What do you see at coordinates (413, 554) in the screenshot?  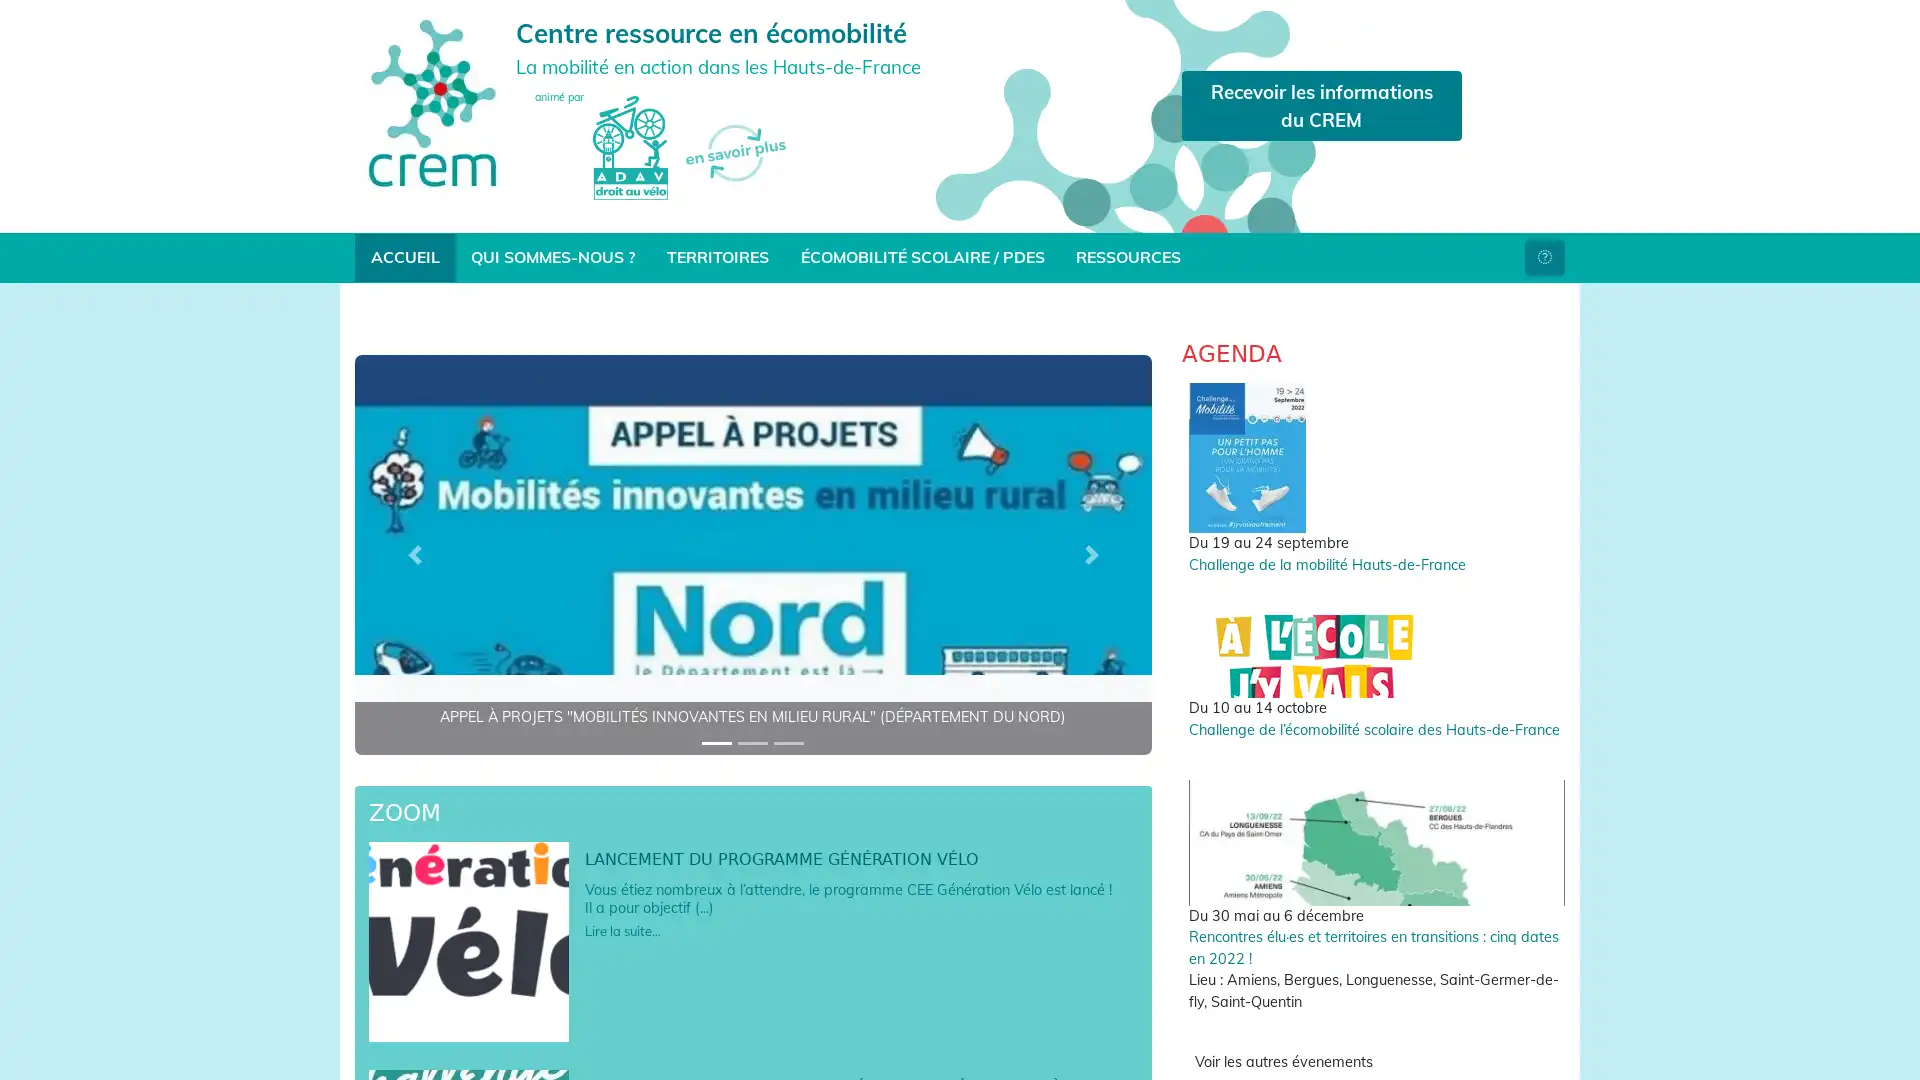 I see `Previous` at bounding box center [413, 554].